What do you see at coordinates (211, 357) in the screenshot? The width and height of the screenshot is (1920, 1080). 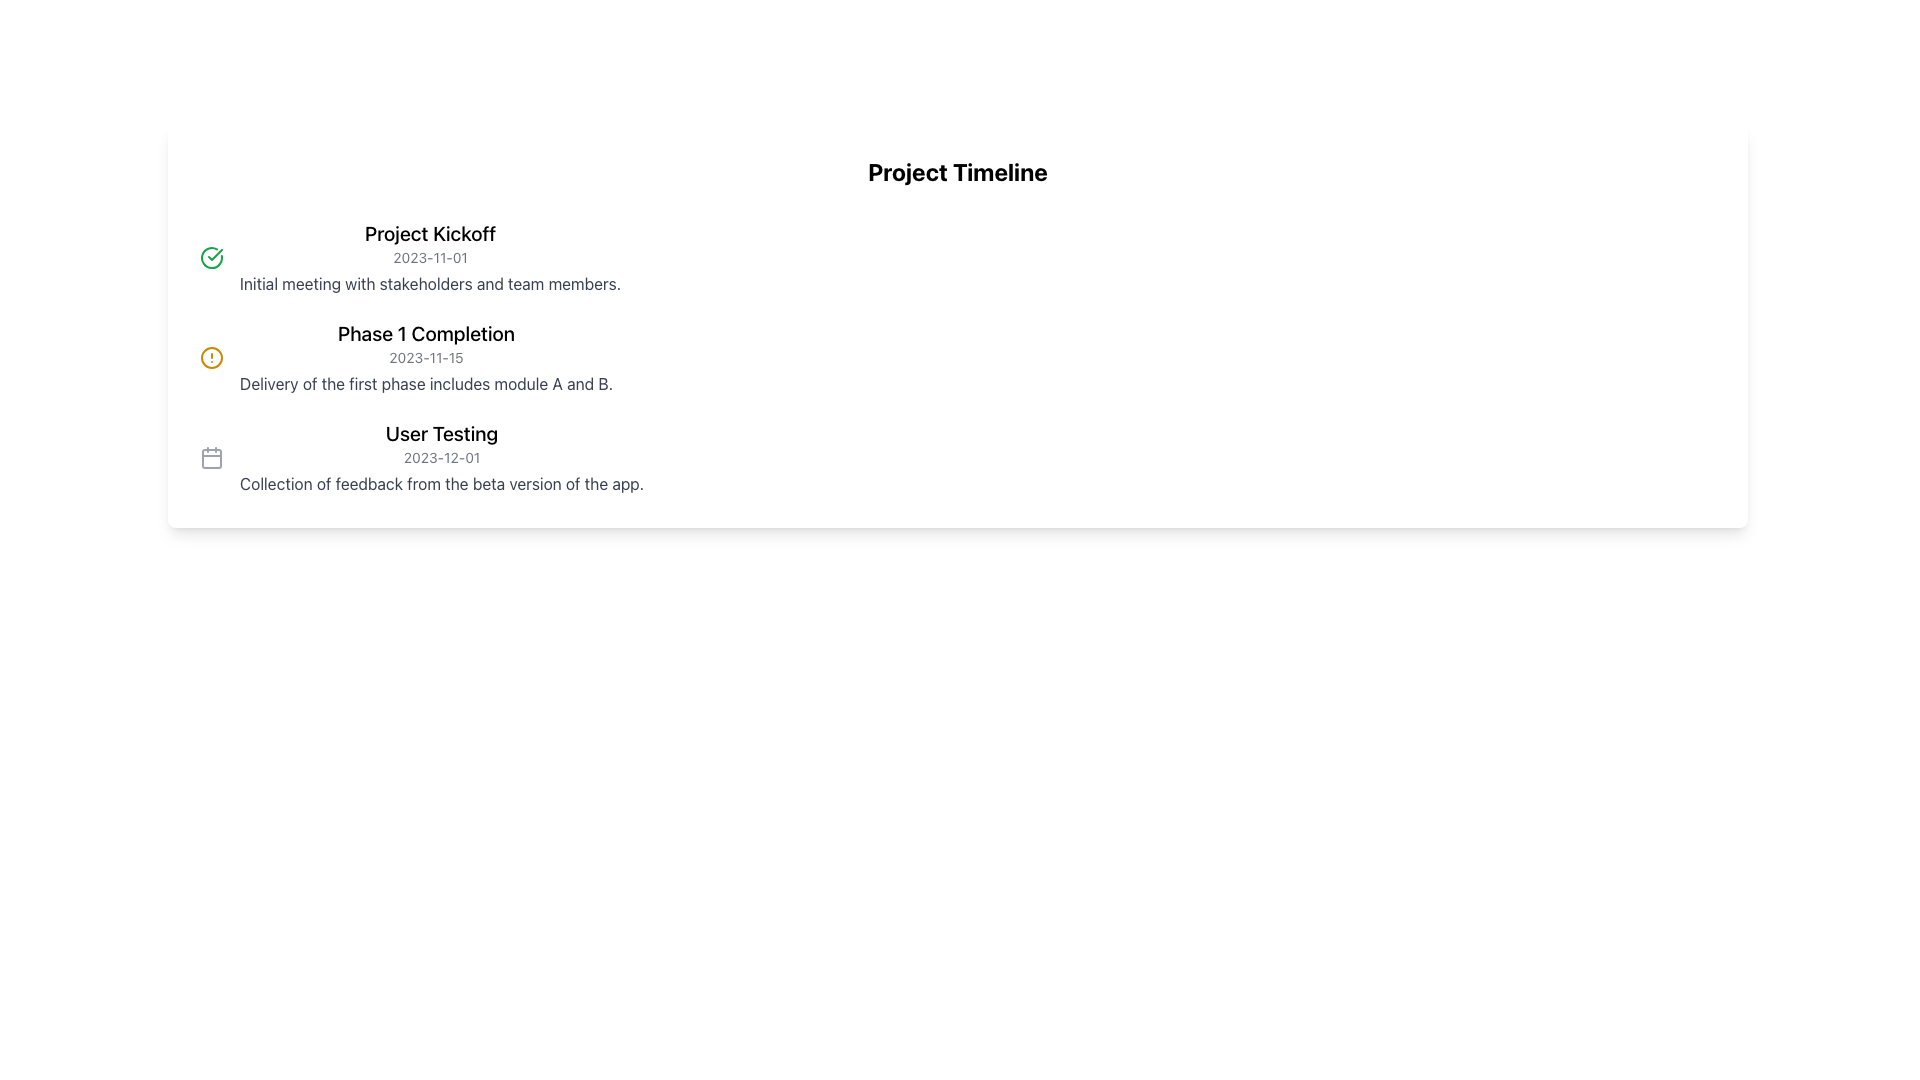 I see `decorative icon located to the left of the text 'Phase 1 Completion' in the second item of the vertical timeline for accessibility purposes` at bounding box center [211, 357].